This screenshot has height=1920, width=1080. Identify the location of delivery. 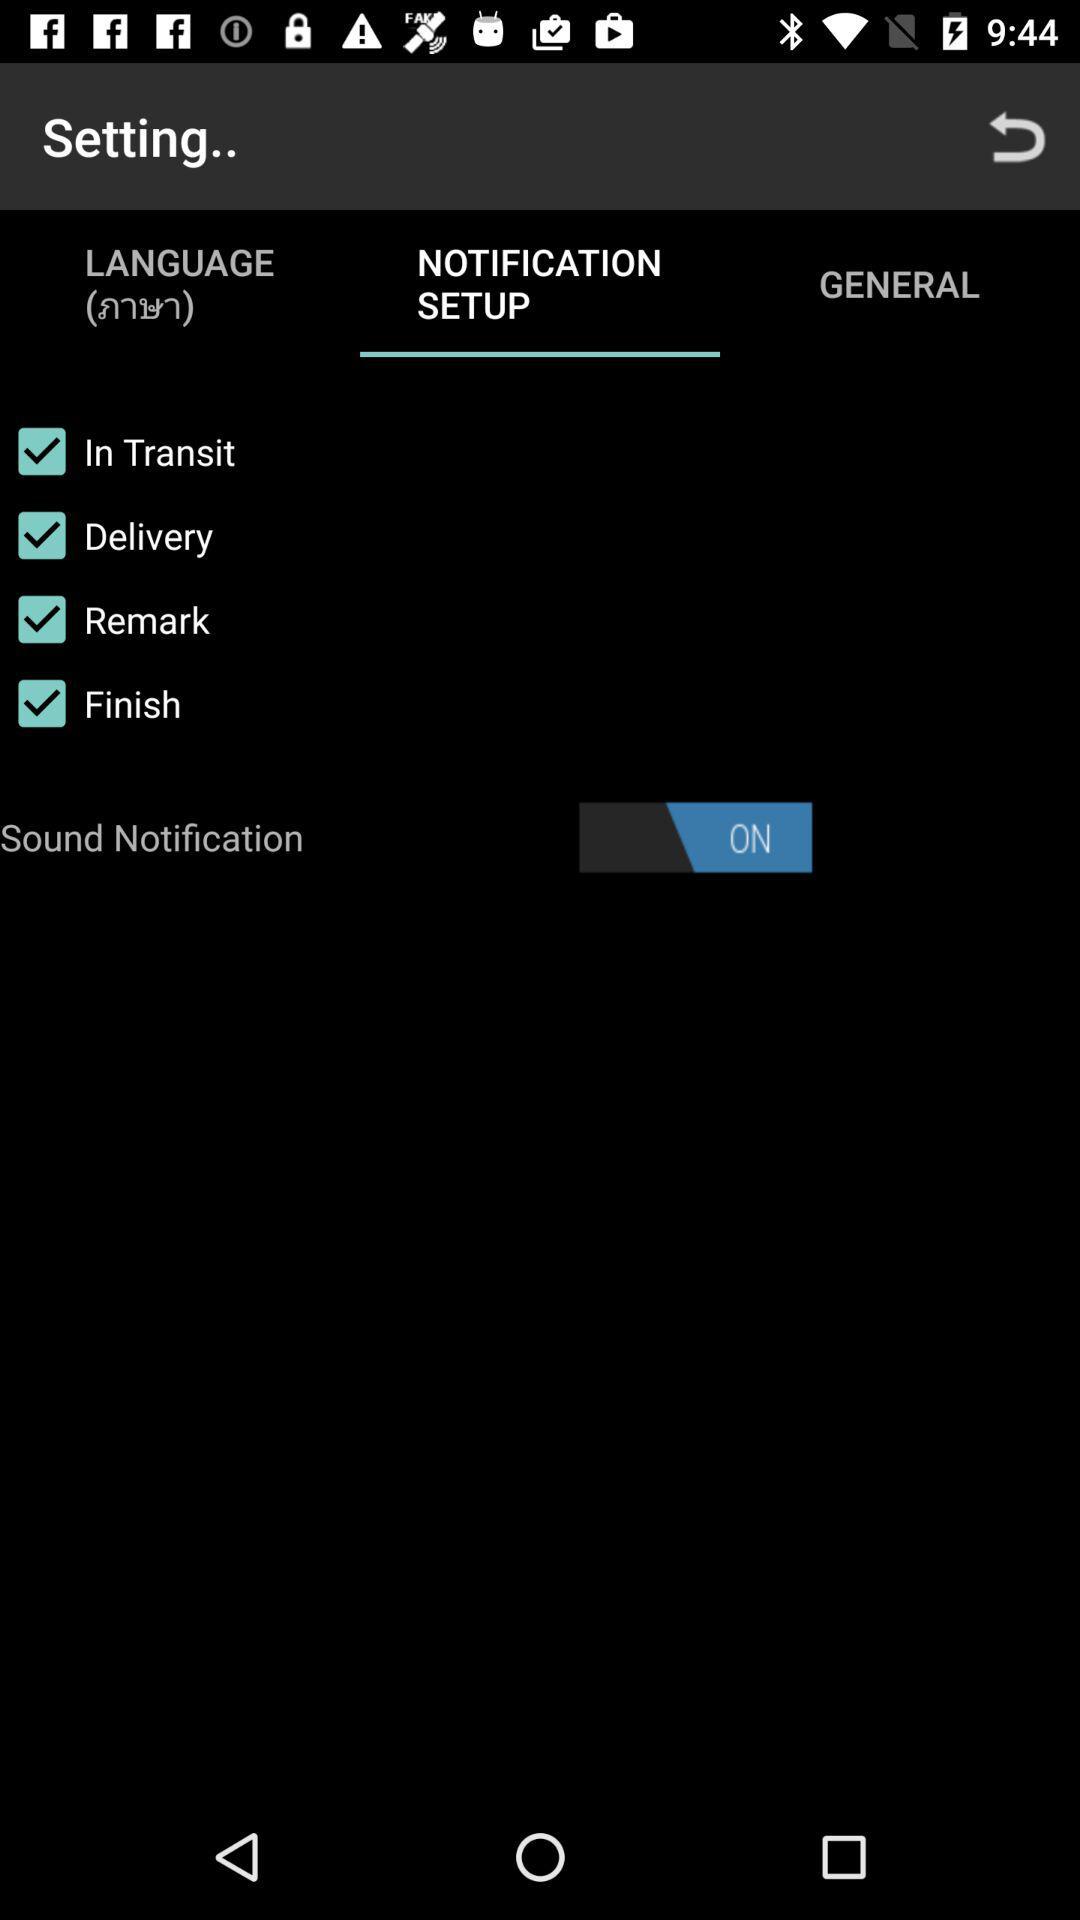
(106, 535).